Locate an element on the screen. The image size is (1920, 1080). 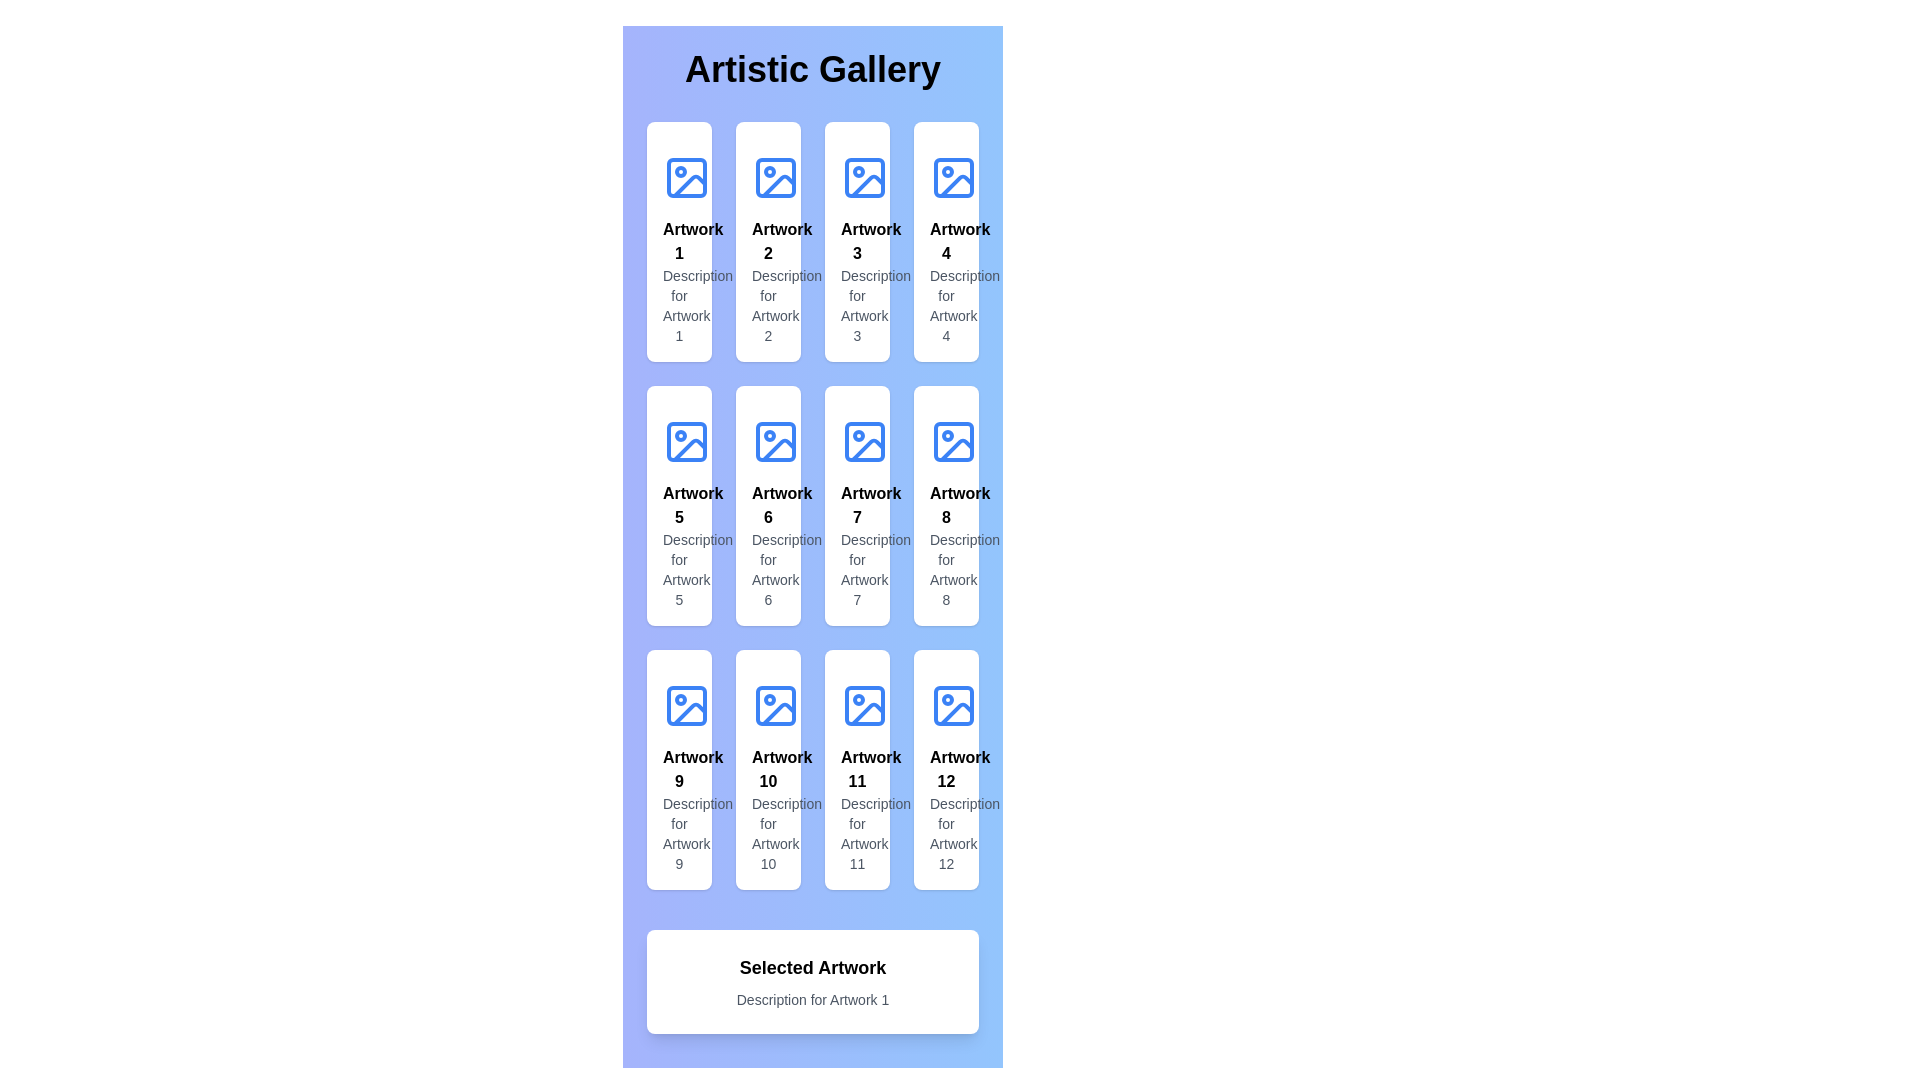
the image preview icon located at the central upper position of the 'Artwork 9' card is located at coordinates (686, 704).